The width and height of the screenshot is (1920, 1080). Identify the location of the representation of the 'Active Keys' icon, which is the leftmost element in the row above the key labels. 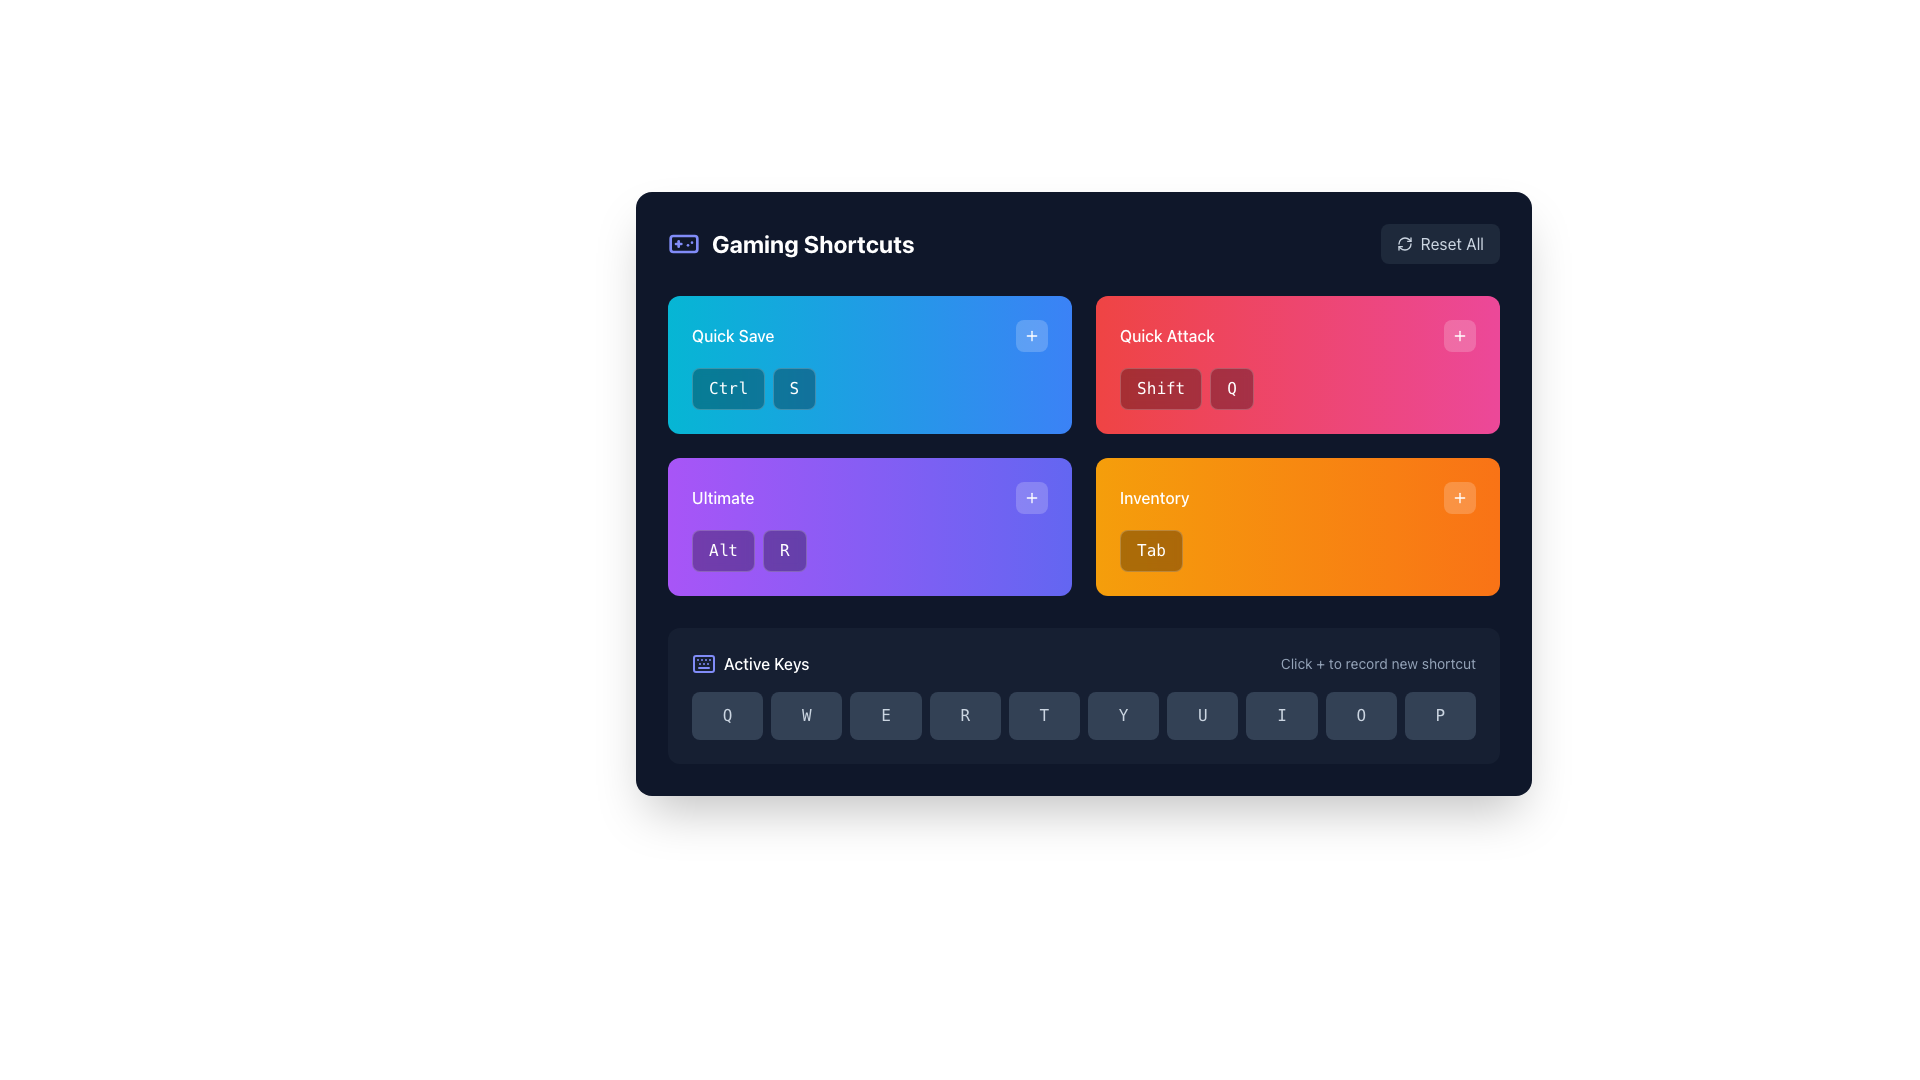
(704, 663).